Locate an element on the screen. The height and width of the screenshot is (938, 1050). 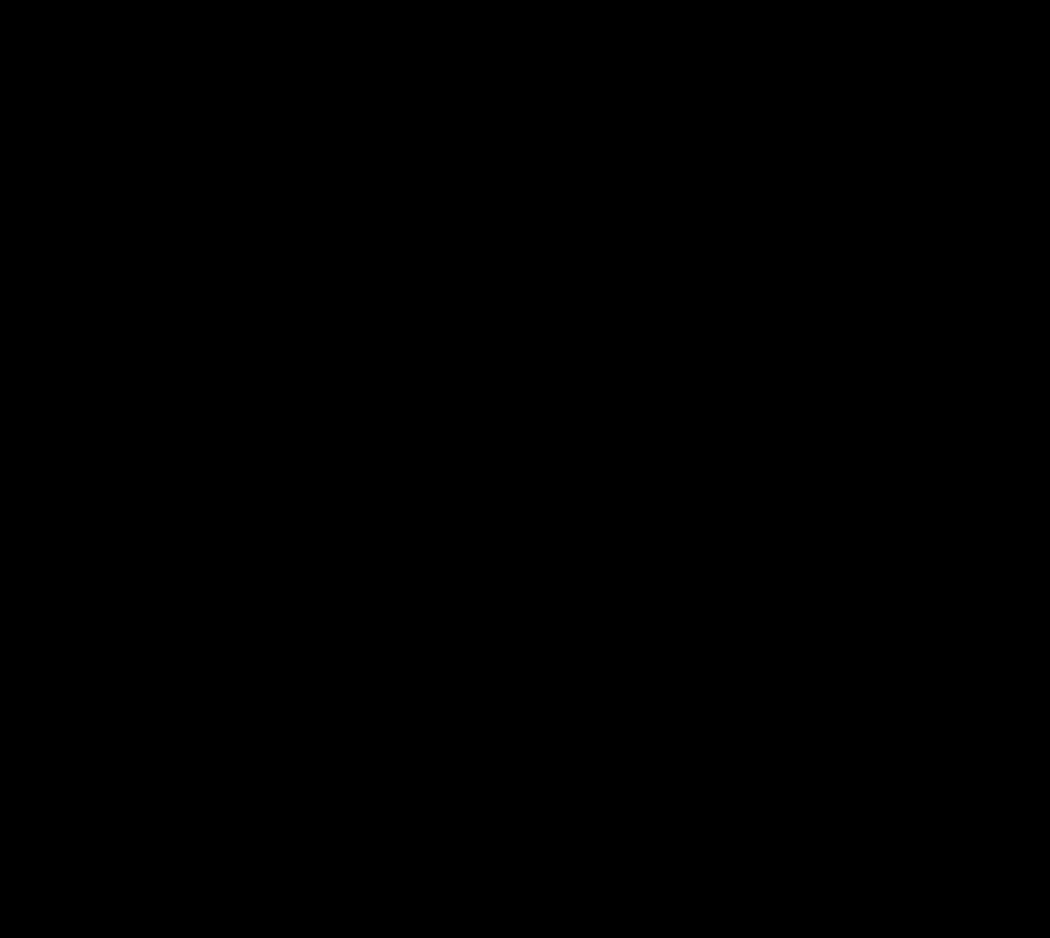
'About Me' is located at coordinates (266, 53).